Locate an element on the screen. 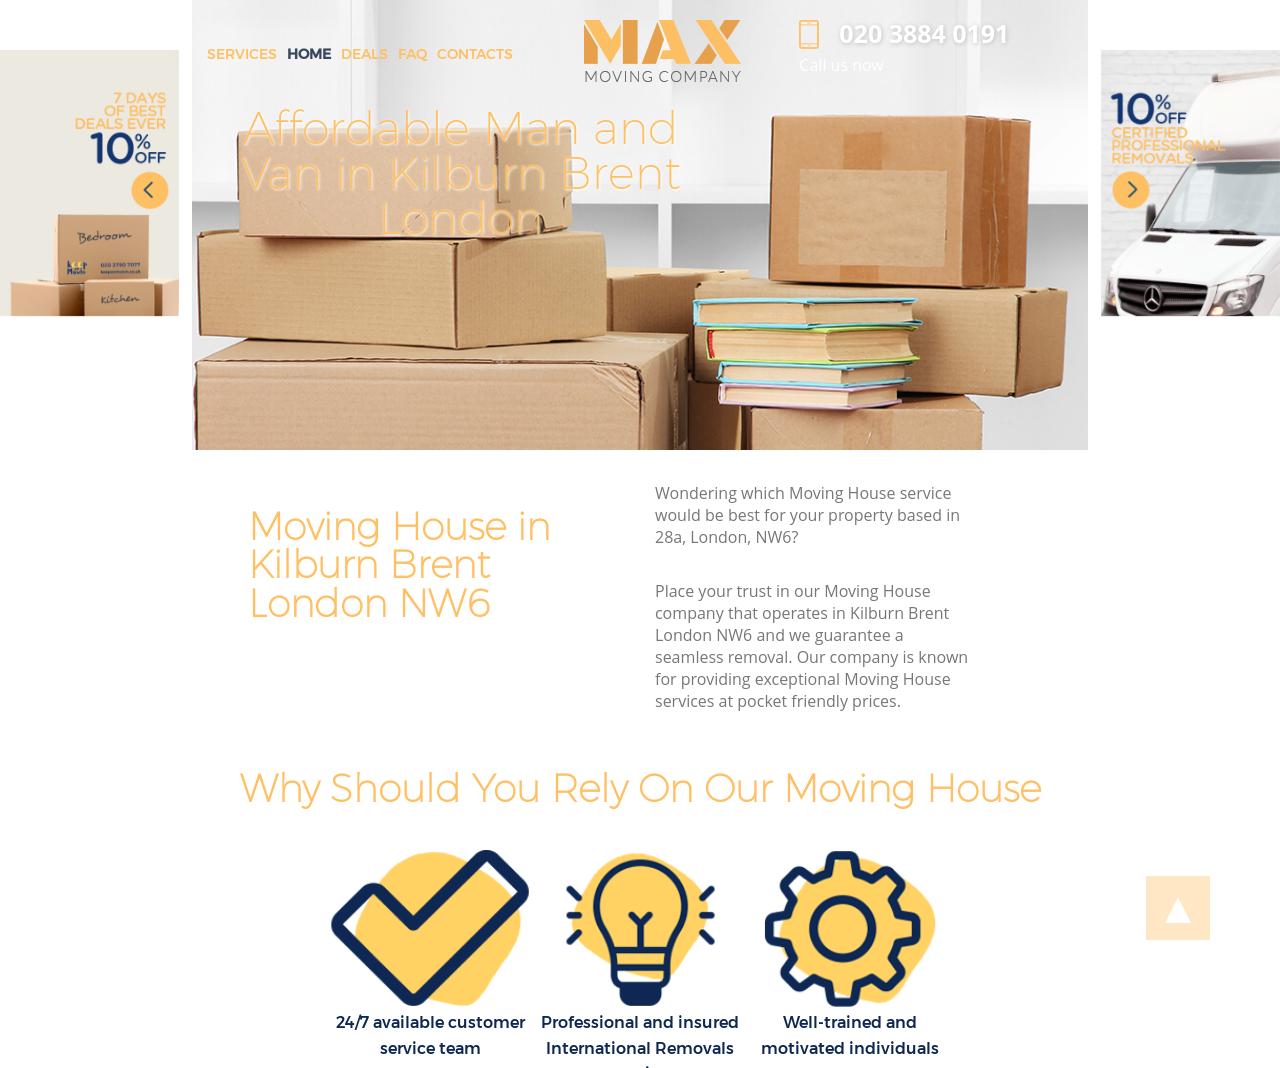  '‎020 3884 0191' is located at coordinates (923, 32).